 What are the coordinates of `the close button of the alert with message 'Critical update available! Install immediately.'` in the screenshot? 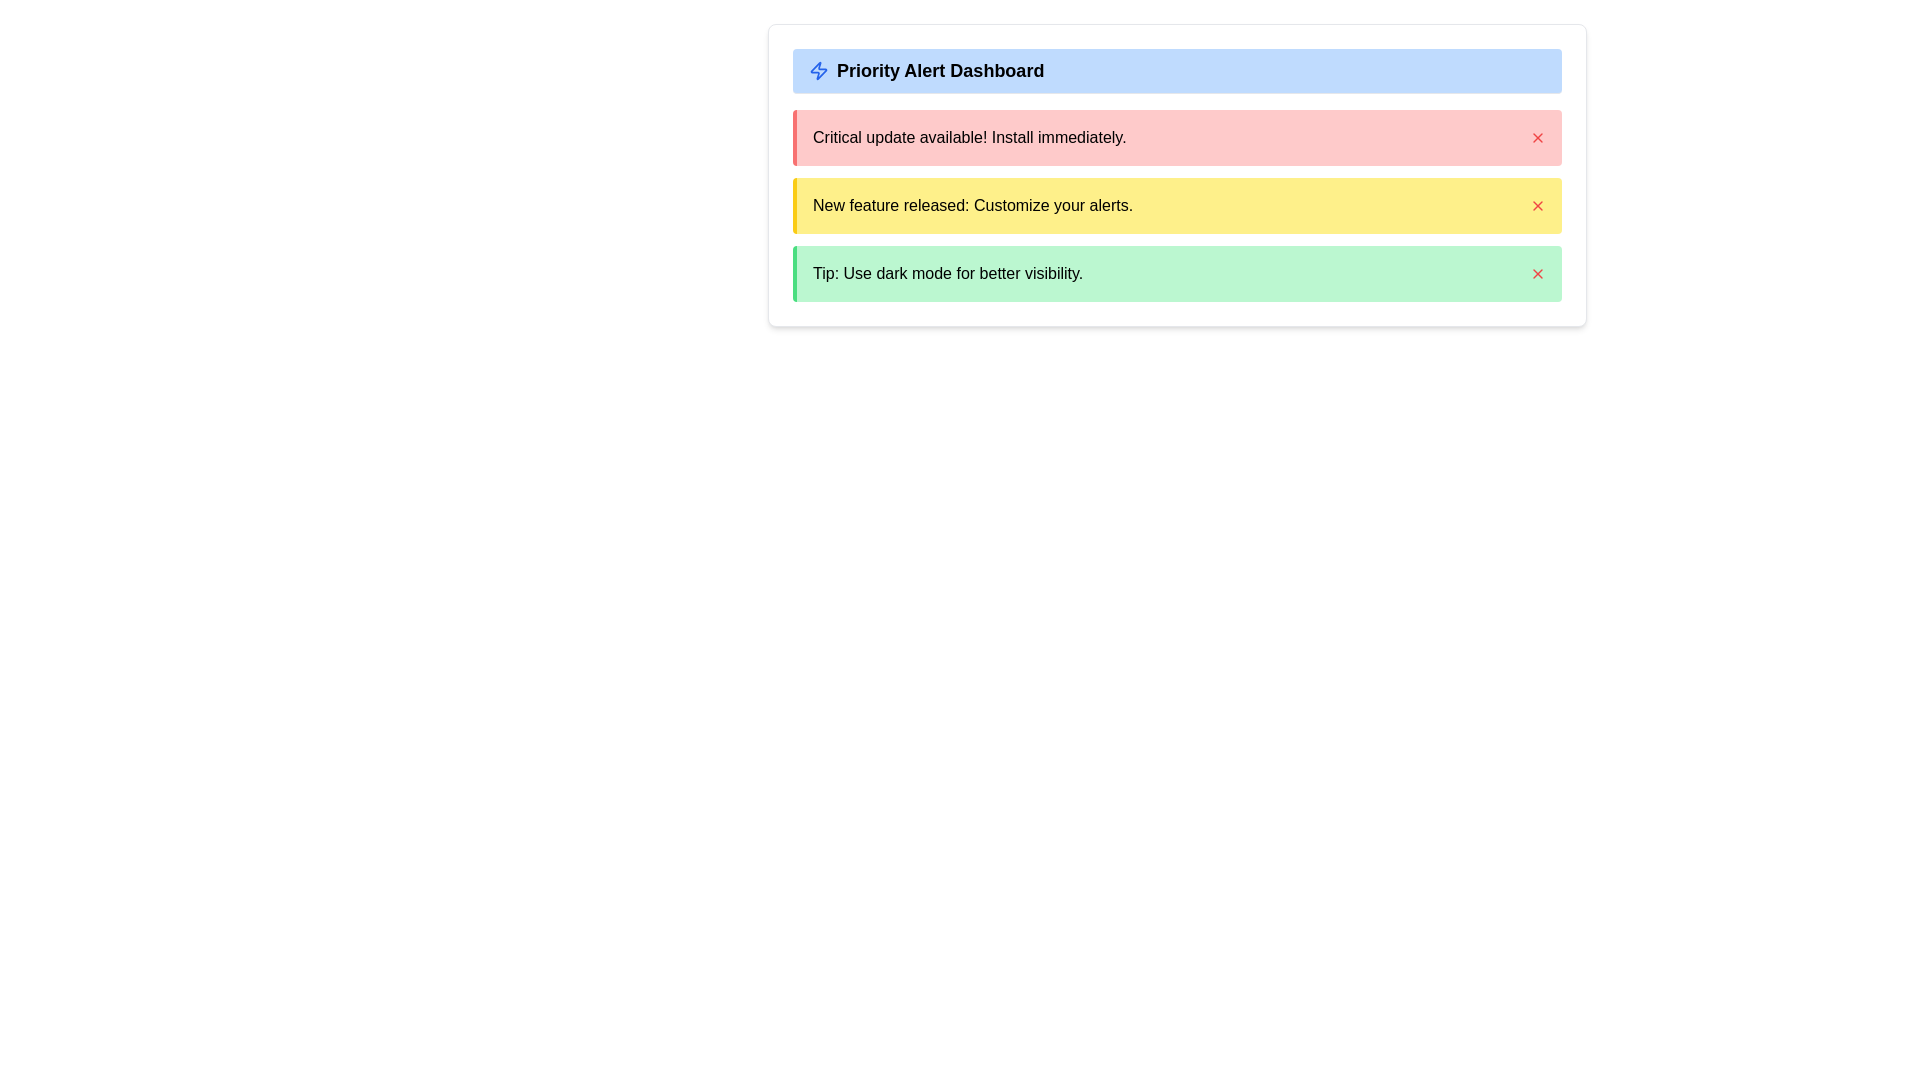 It's located at (1536, 137).